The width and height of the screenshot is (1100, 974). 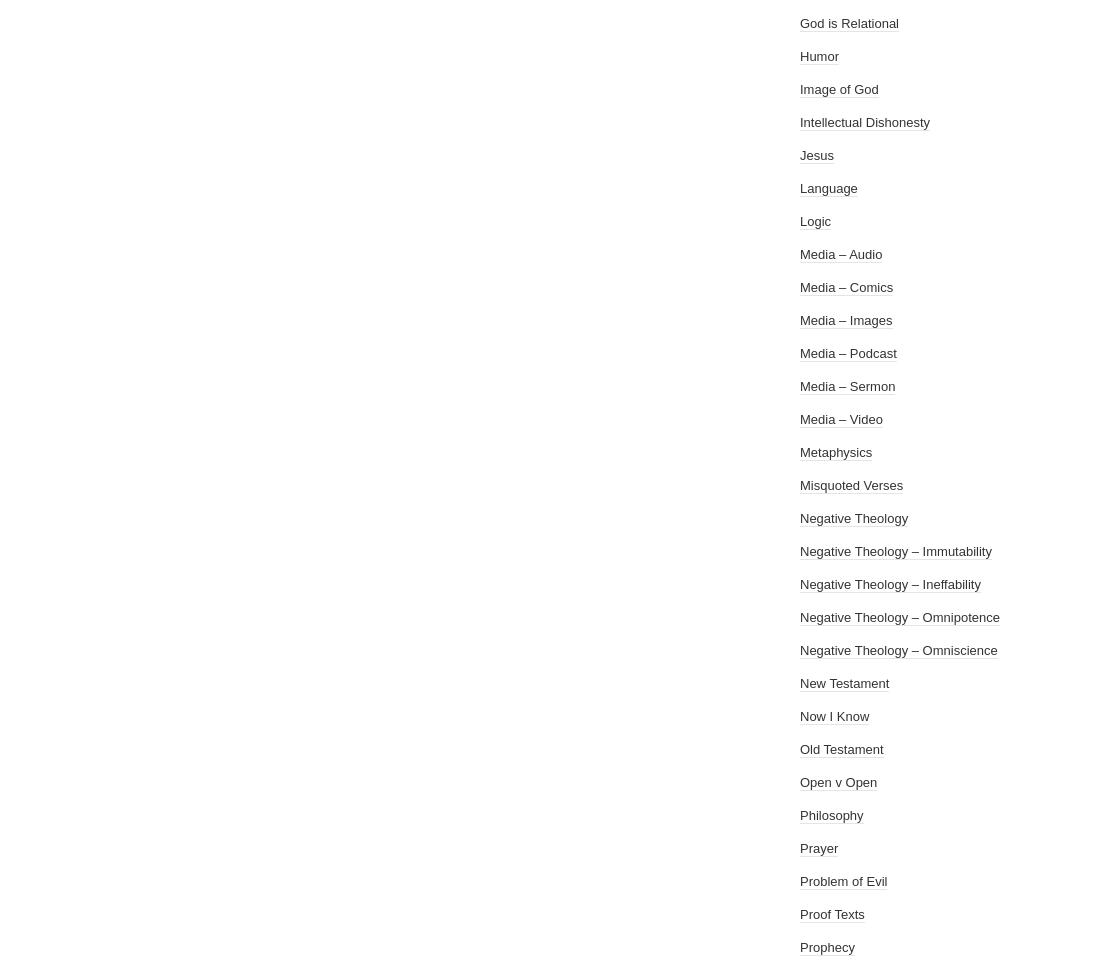 What do you see at coordinates (800, 848) in the screenshot?
I see `'Prayer'` at bounding box center [800, 848].